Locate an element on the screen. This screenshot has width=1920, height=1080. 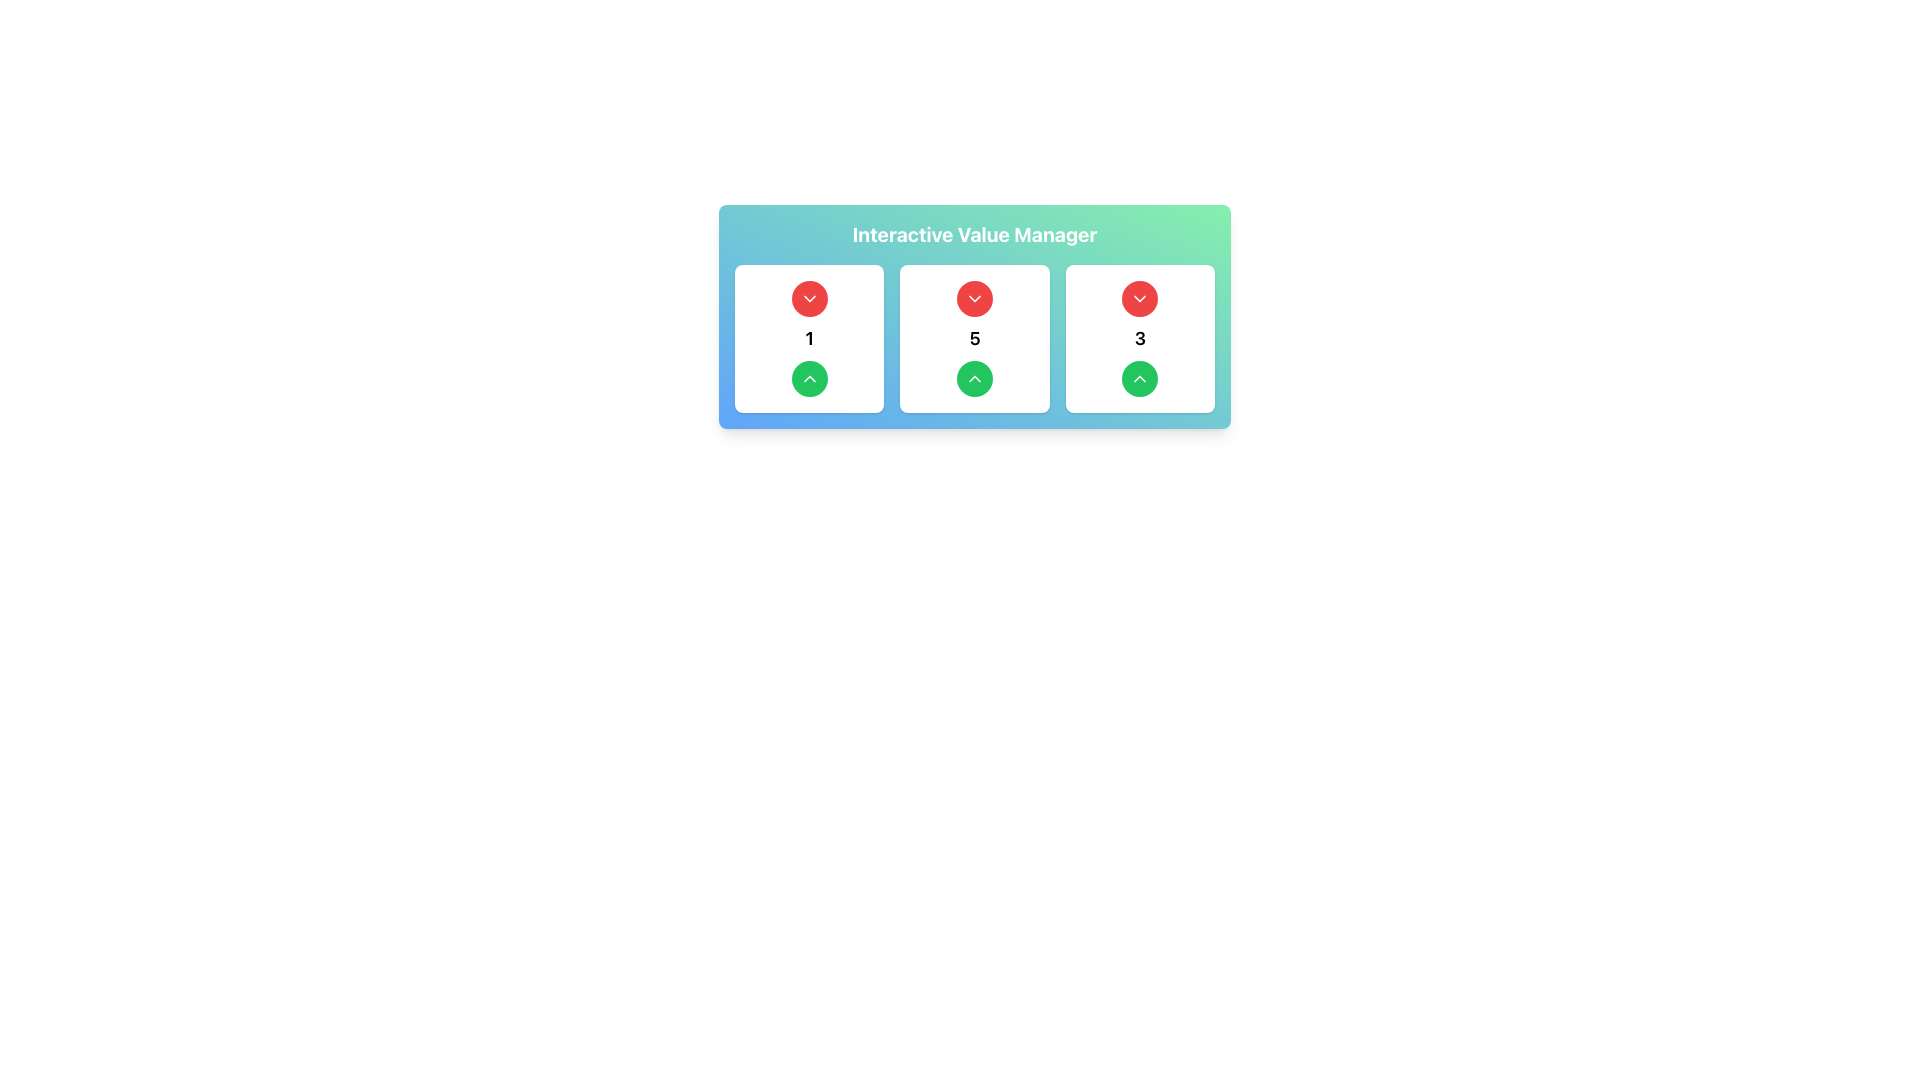
the green button to increase the value in the interactive value manager located in the second card of a grid layout is located at coordinates (974, 338).